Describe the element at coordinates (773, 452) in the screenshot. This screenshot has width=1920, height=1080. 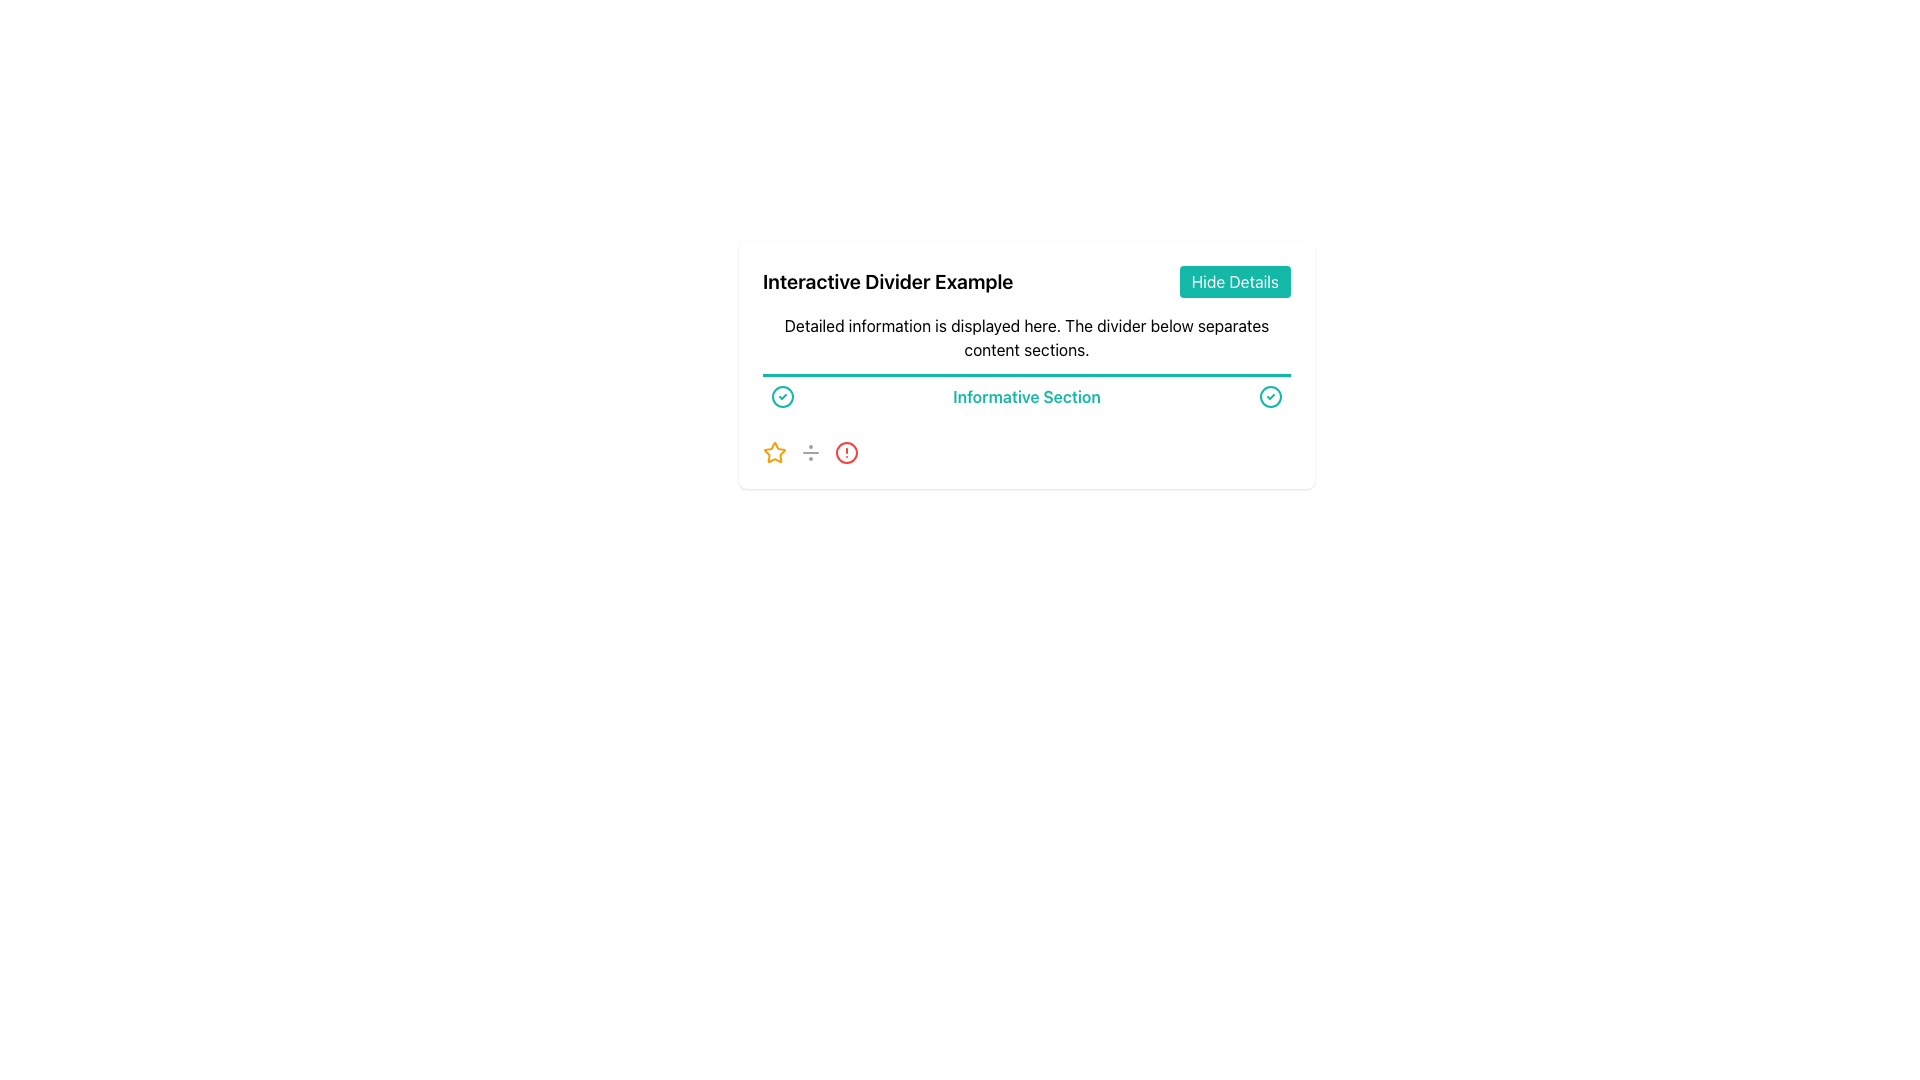
I see `the rating icon located beneath the 'Informative Section' title` at that location.